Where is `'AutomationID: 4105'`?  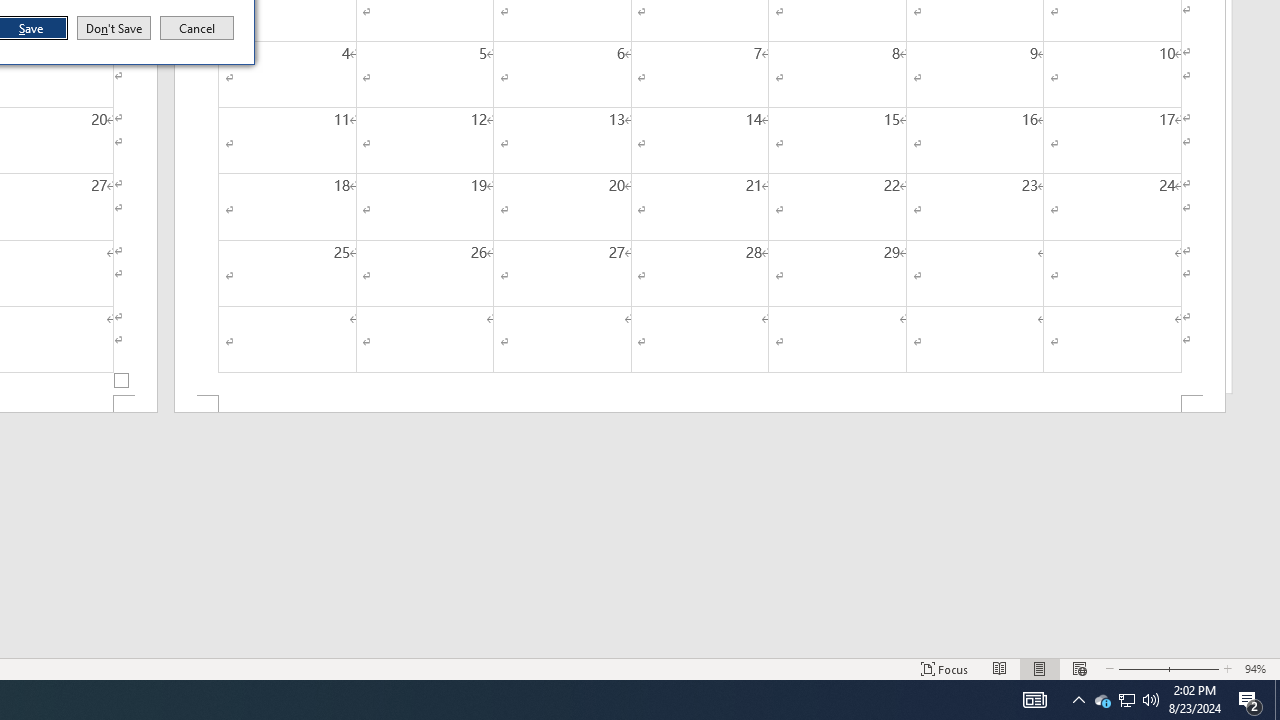
'AutomationID: 4105' is located at coordinates (1034, 698).